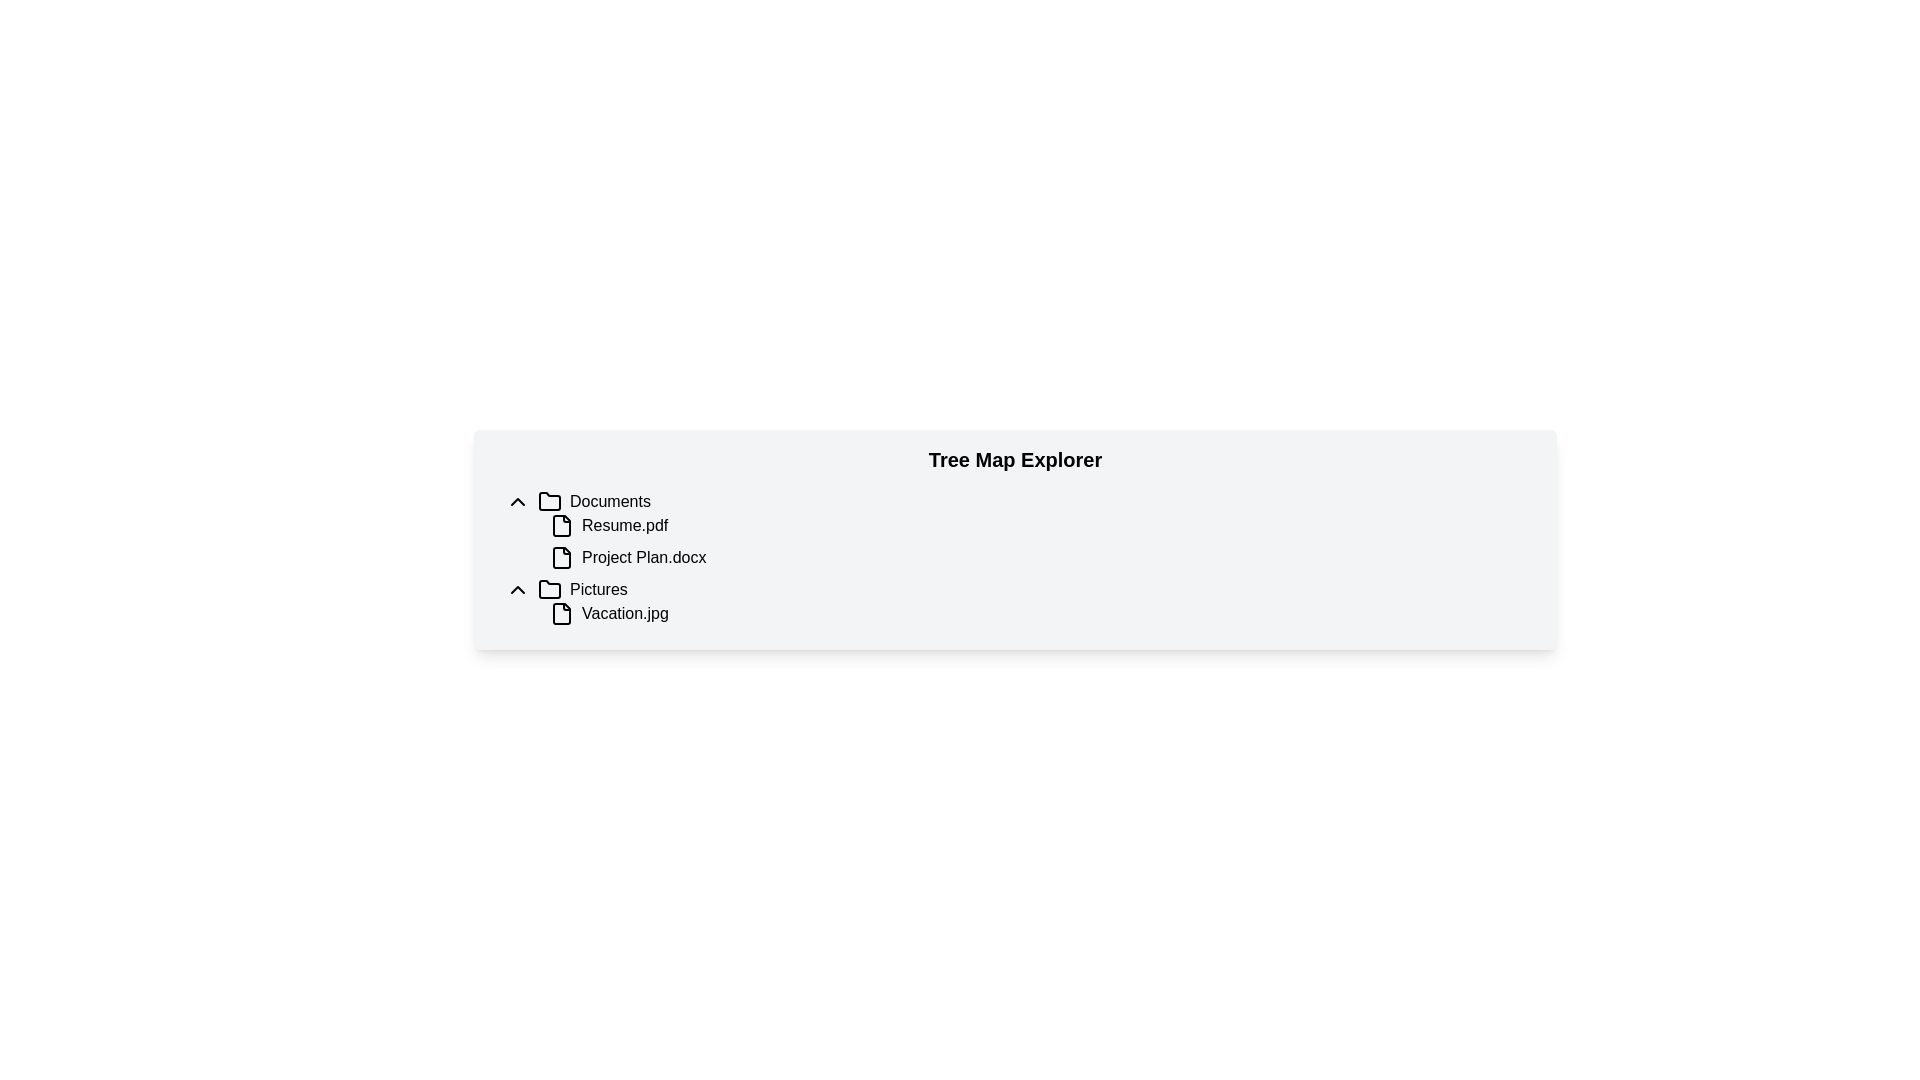 Image resolution: width=1920 pixels, height=1080 pixels. Describe the element at coordinates (550, 589) in the screenshot. I see `the folder icon representing the 'Pictures' folder in the tree view interface, which is located to the left of the 'Pictures' label` at that location.